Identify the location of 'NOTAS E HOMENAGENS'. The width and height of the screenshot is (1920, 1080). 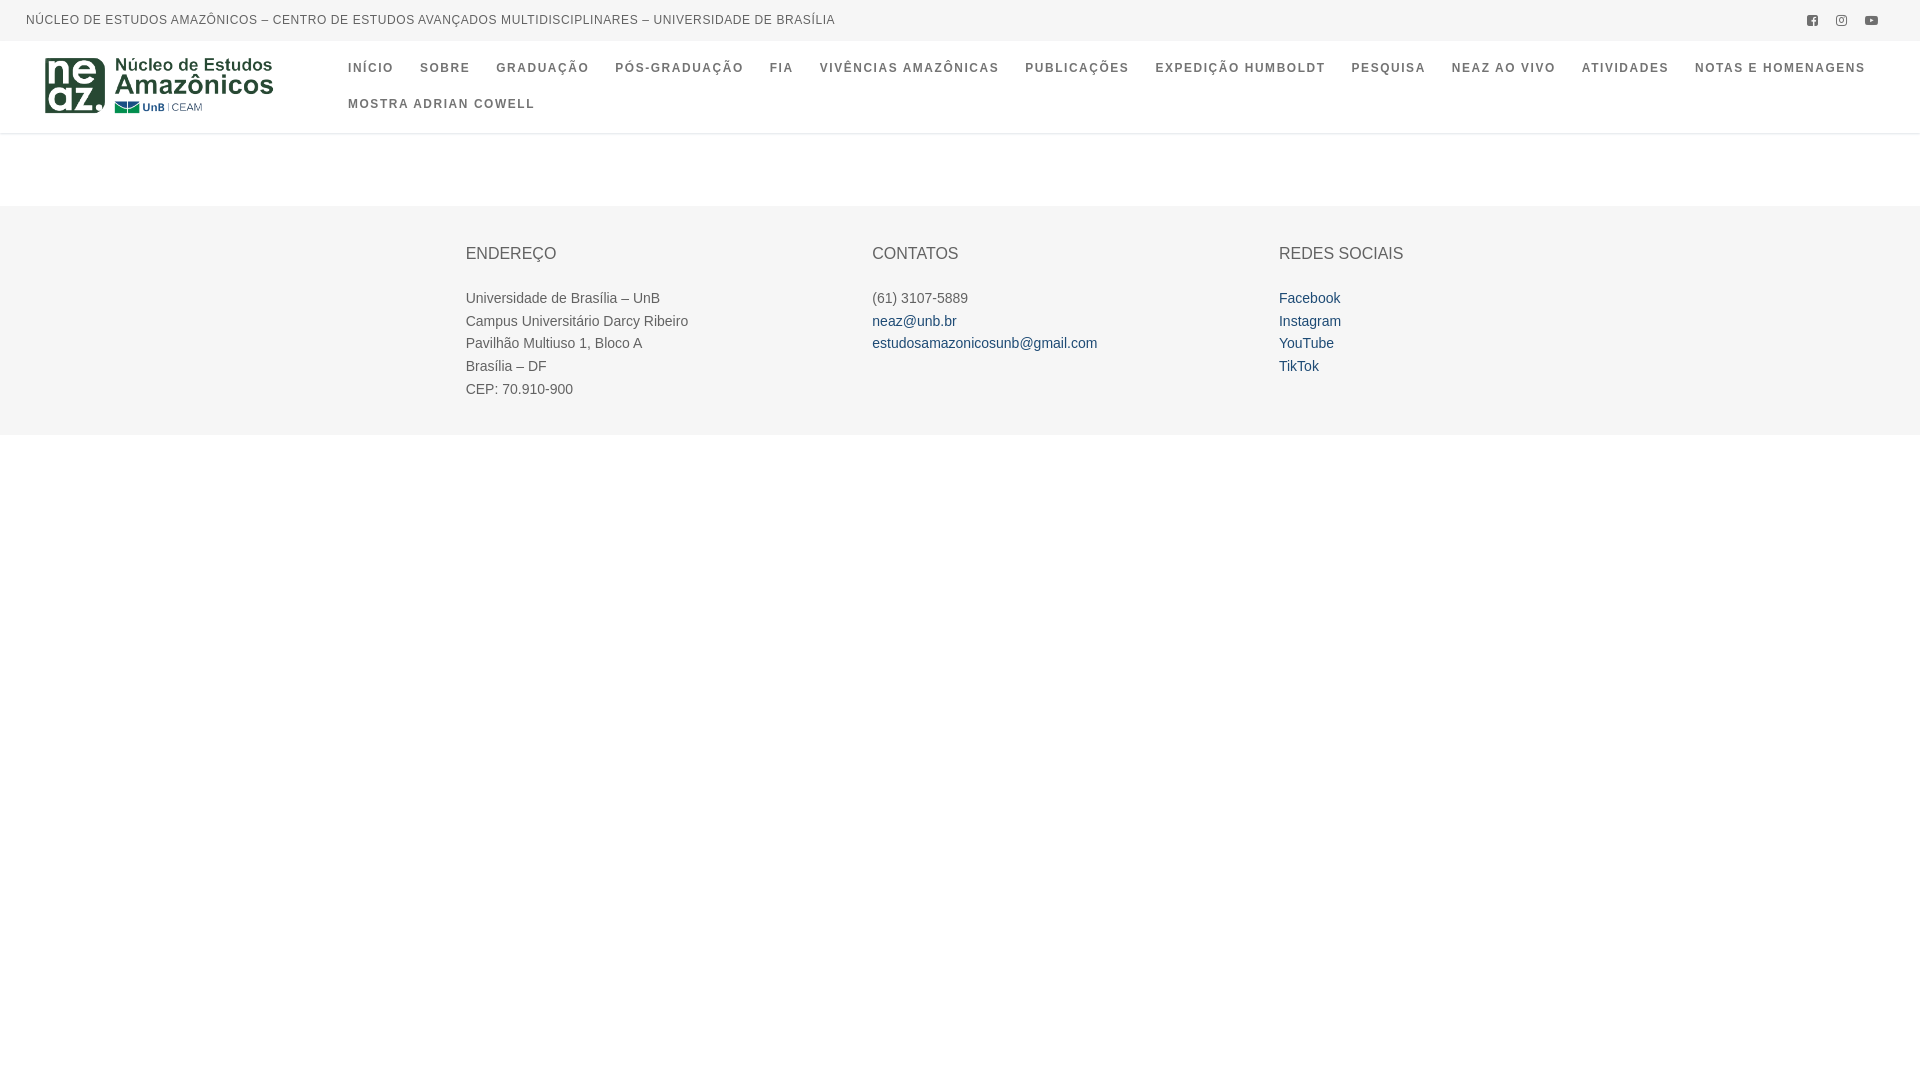
(1780, 68).